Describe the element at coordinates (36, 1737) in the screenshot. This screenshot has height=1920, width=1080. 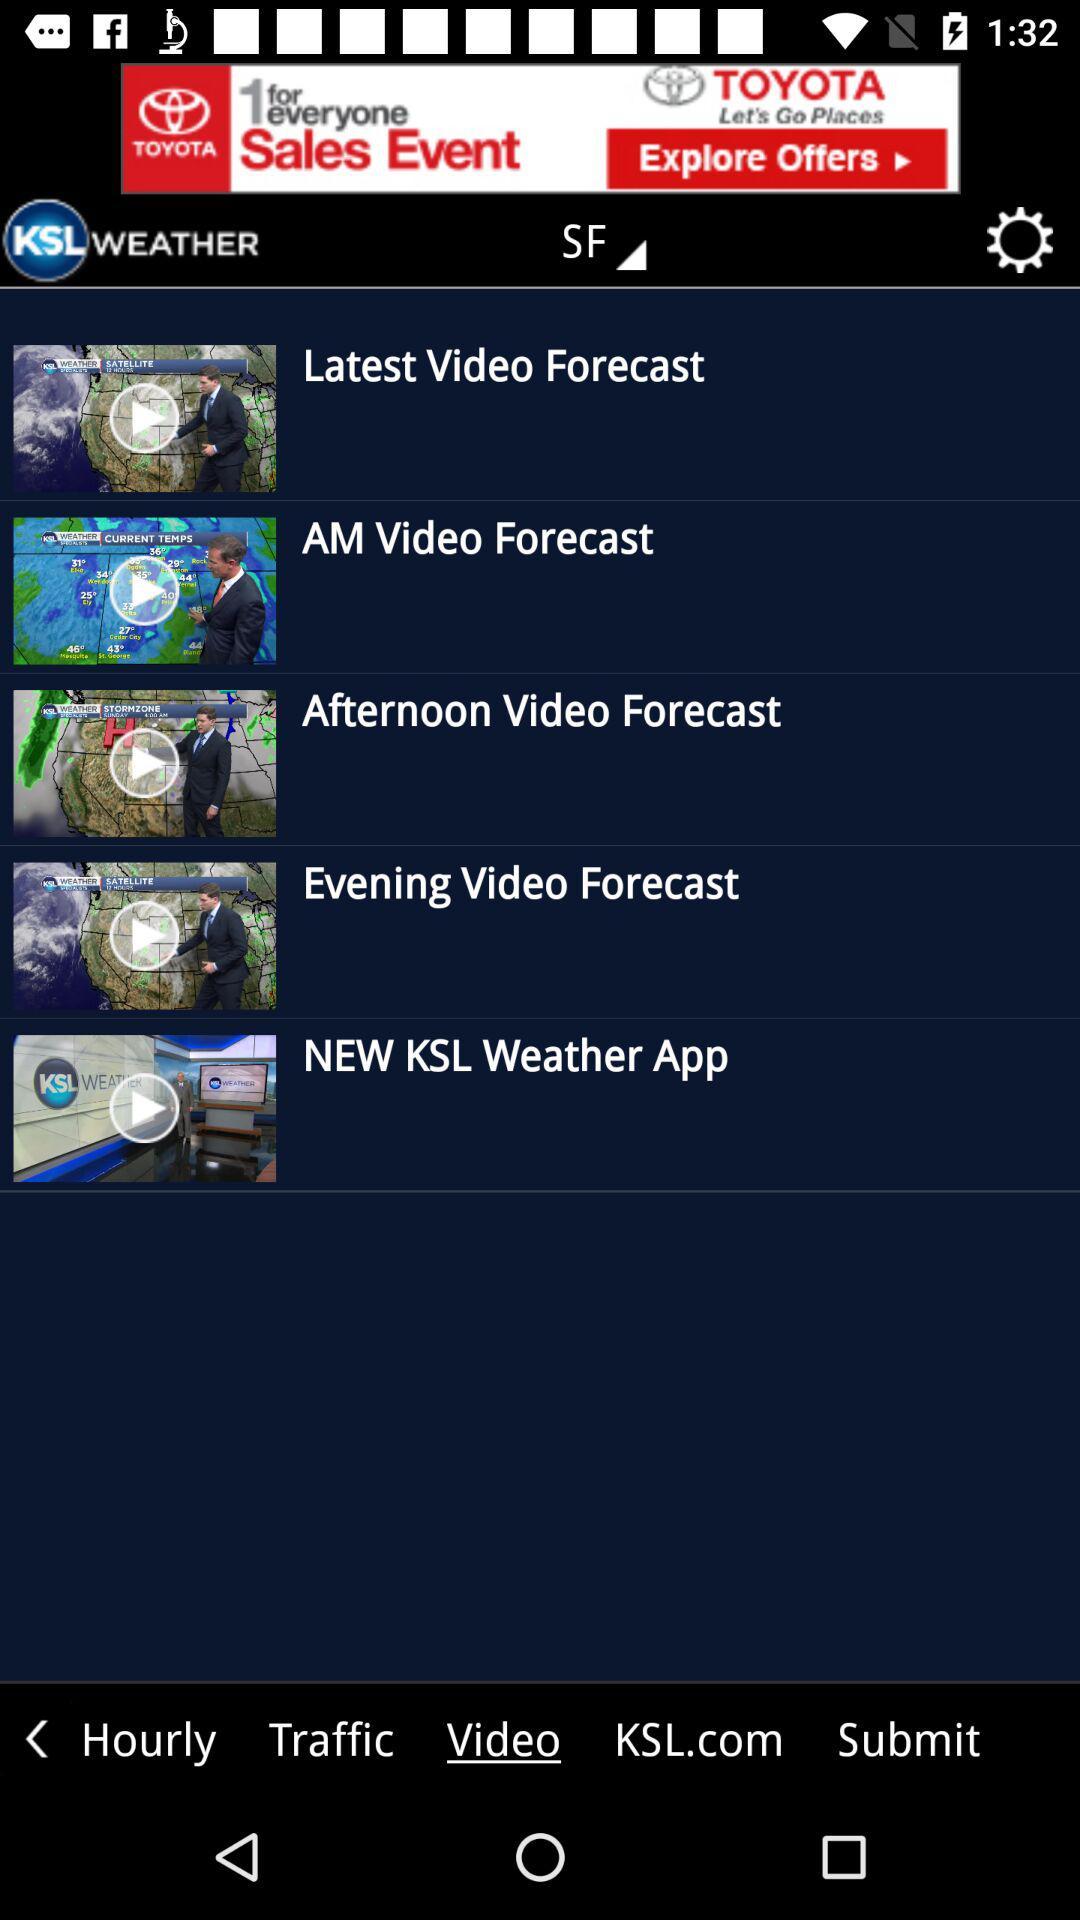
I see `the arrow_backward icon` at that location.